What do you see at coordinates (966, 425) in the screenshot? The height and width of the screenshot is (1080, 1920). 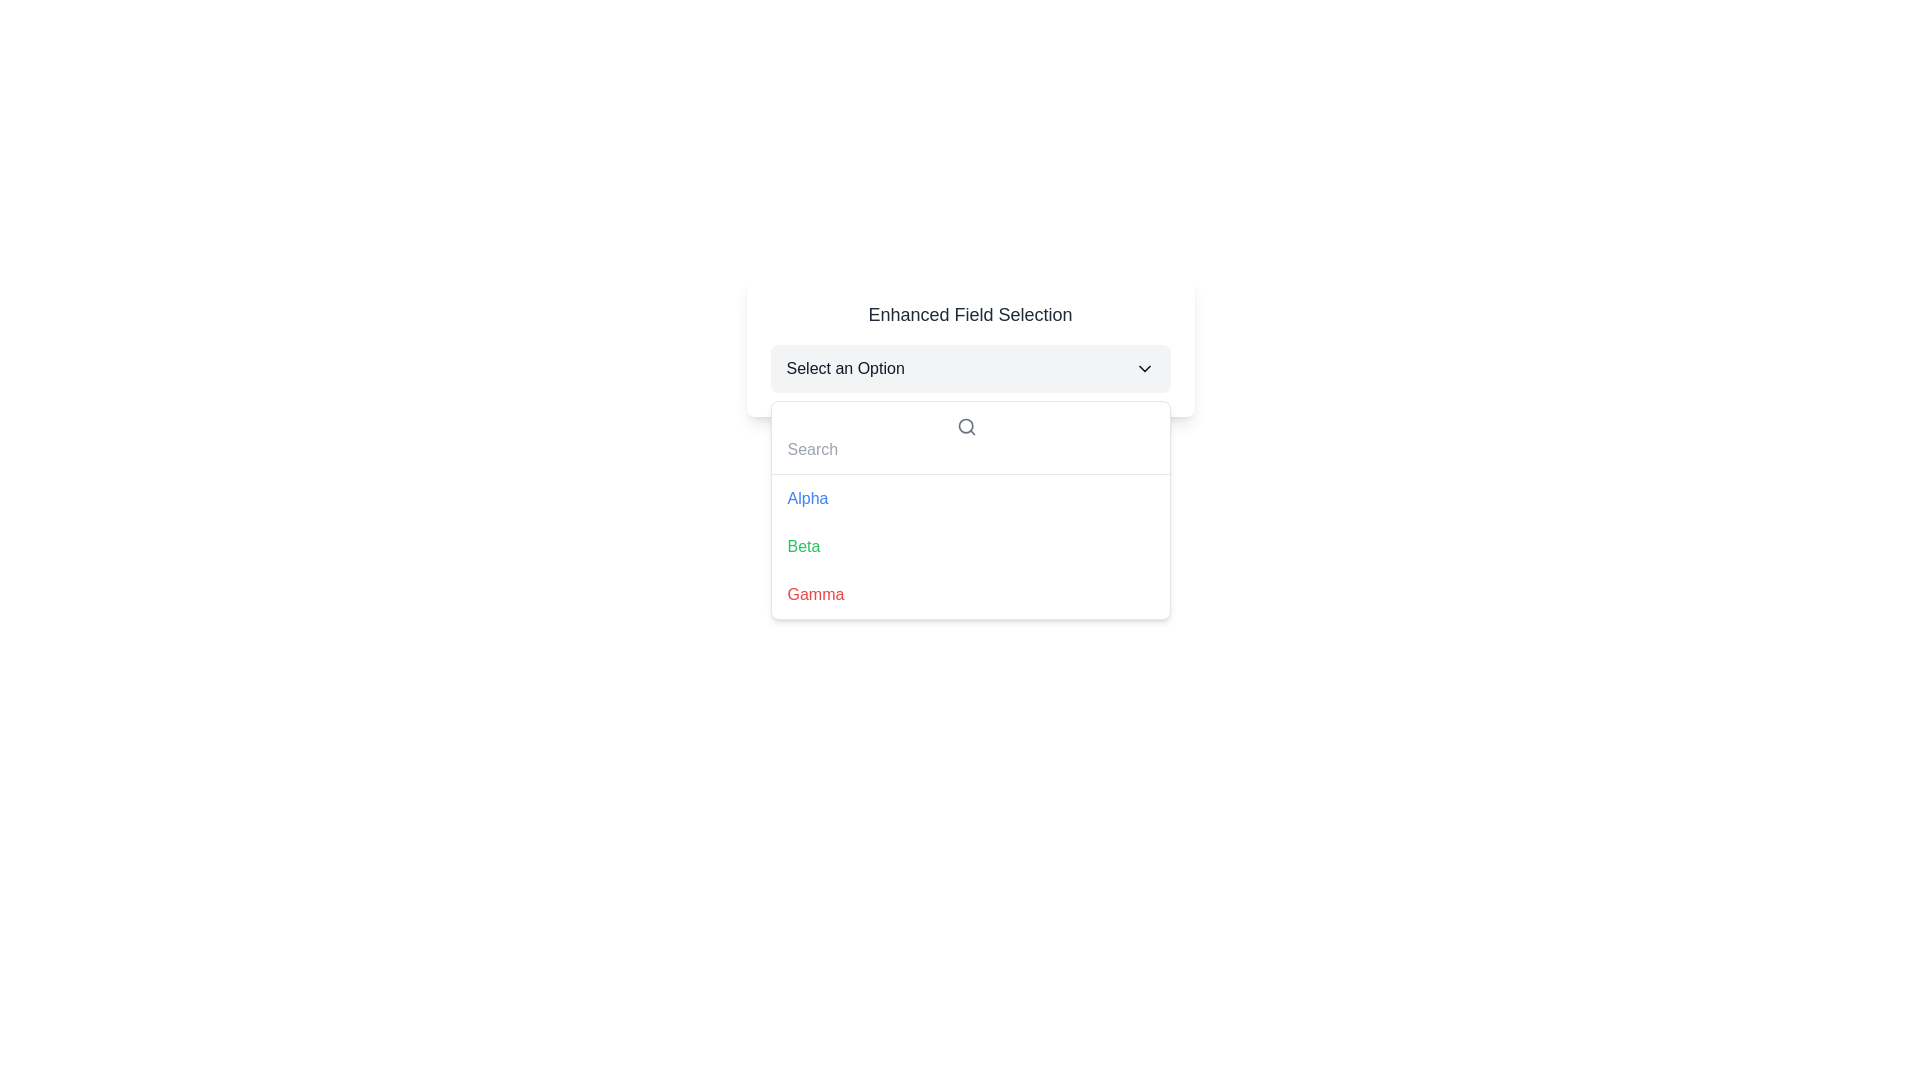 I see `the search icon located left of the text input field in the header section of the dropdown, serving as a visual indicator for search functionality` at bounding box center [966, 425].